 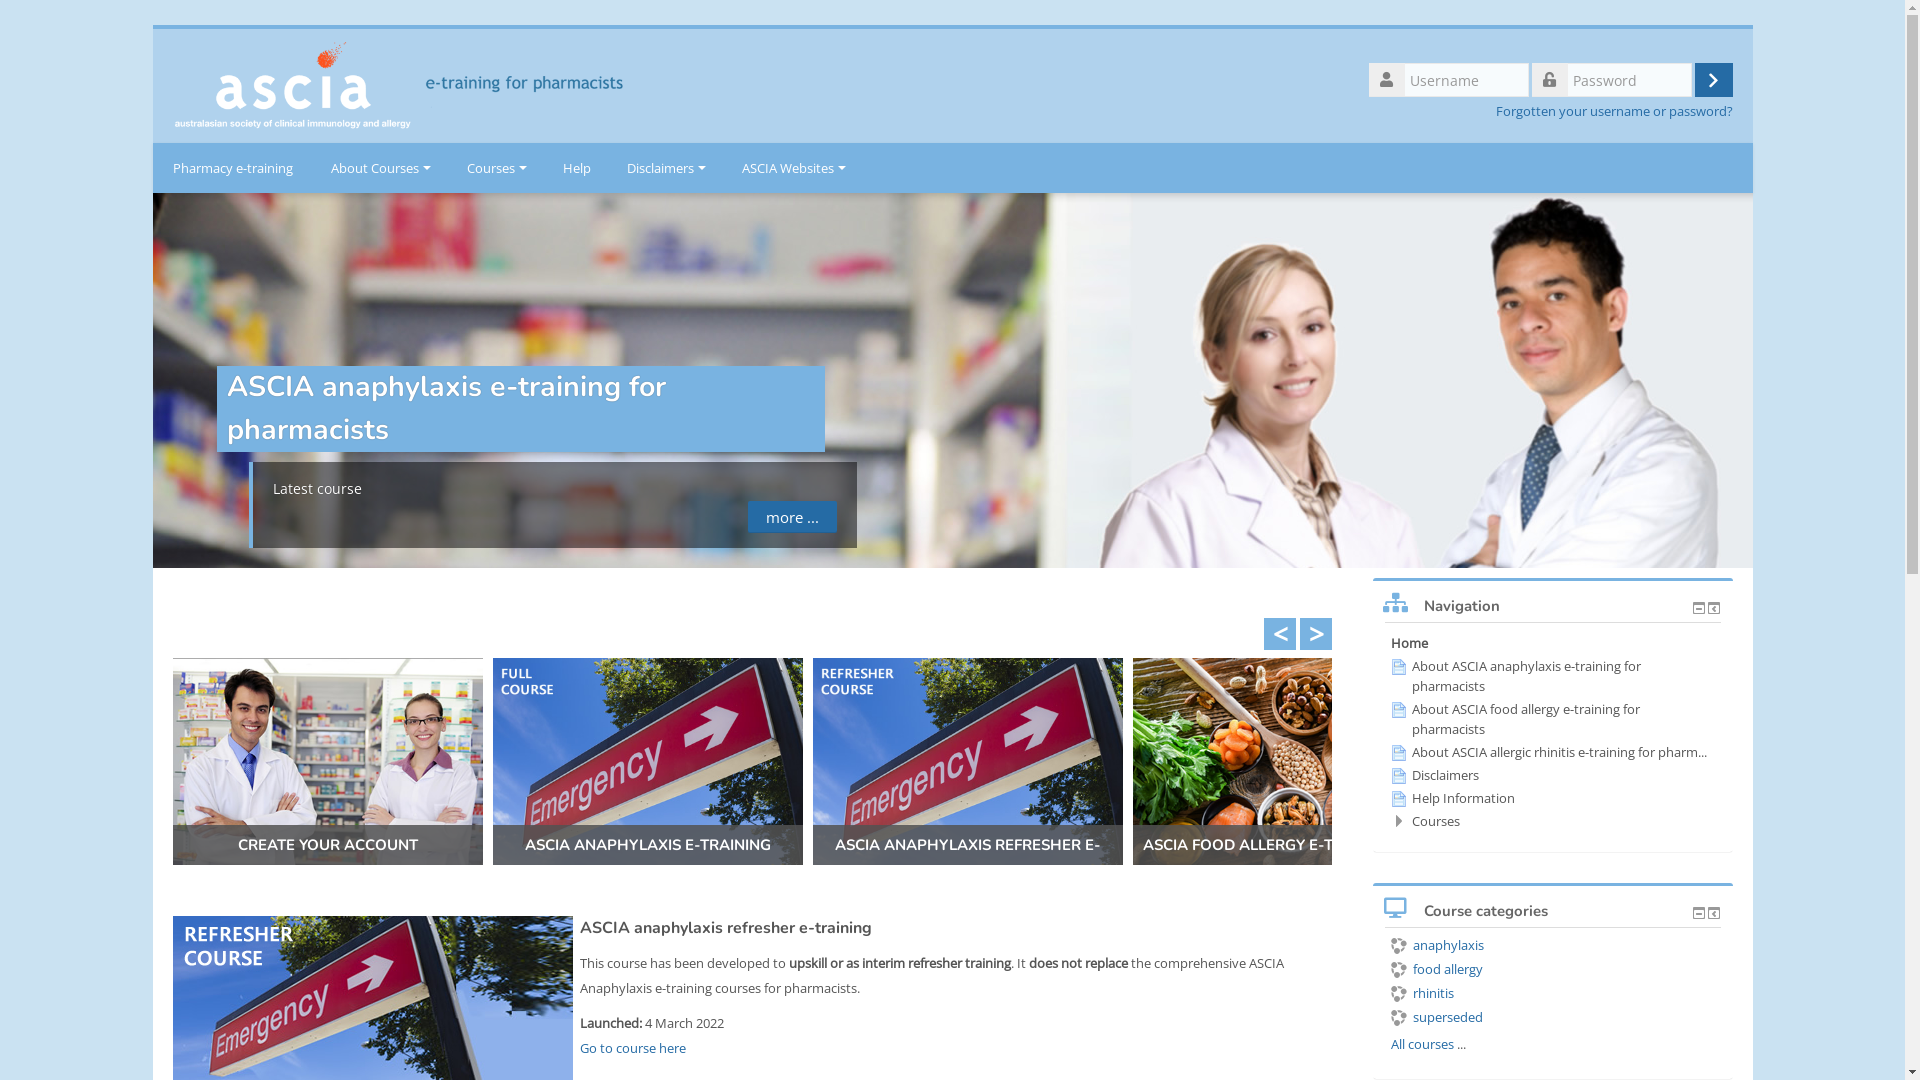 I want to click on 'Go to course here', so click(x=632, y=1047).